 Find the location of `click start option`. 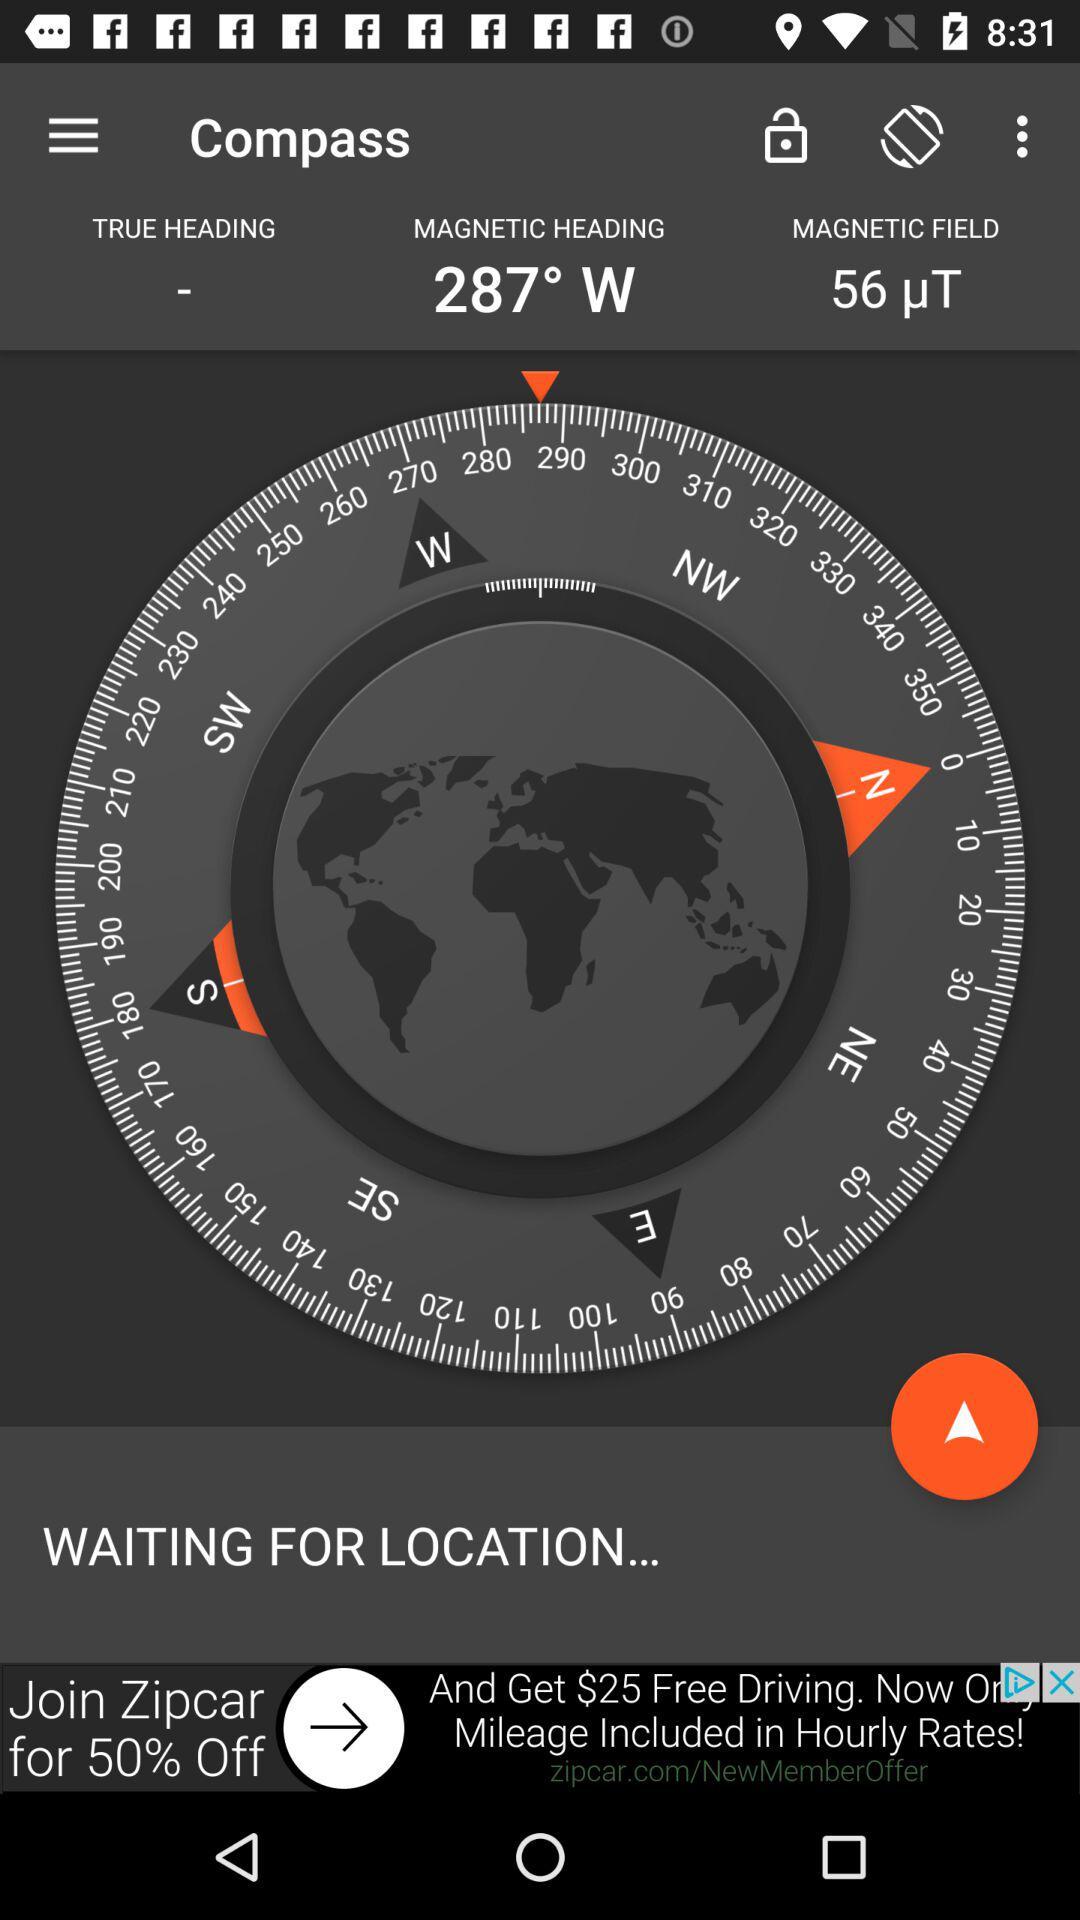

click start option is located at coordinates (963, 1425).